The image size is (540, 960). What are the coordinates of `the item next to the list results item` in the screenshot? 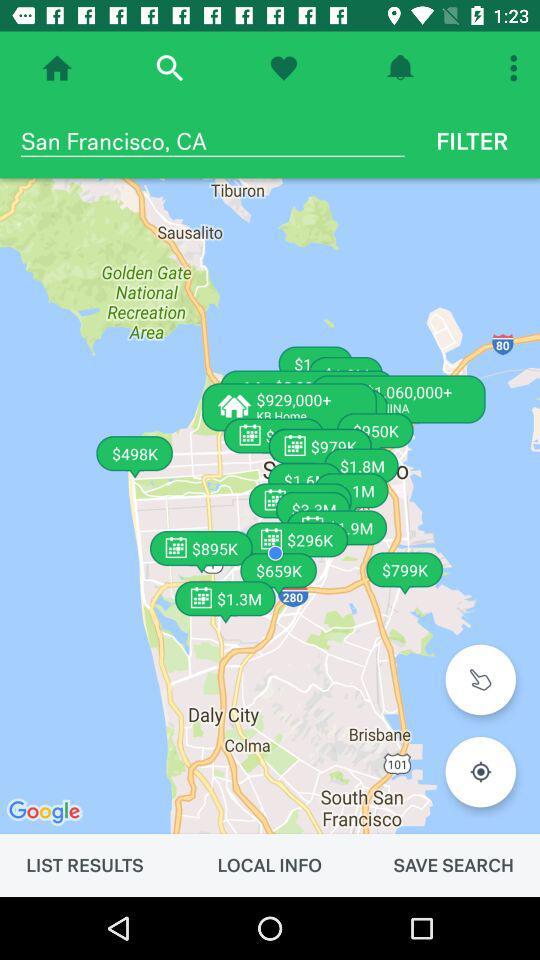 It's located at (269, 864).